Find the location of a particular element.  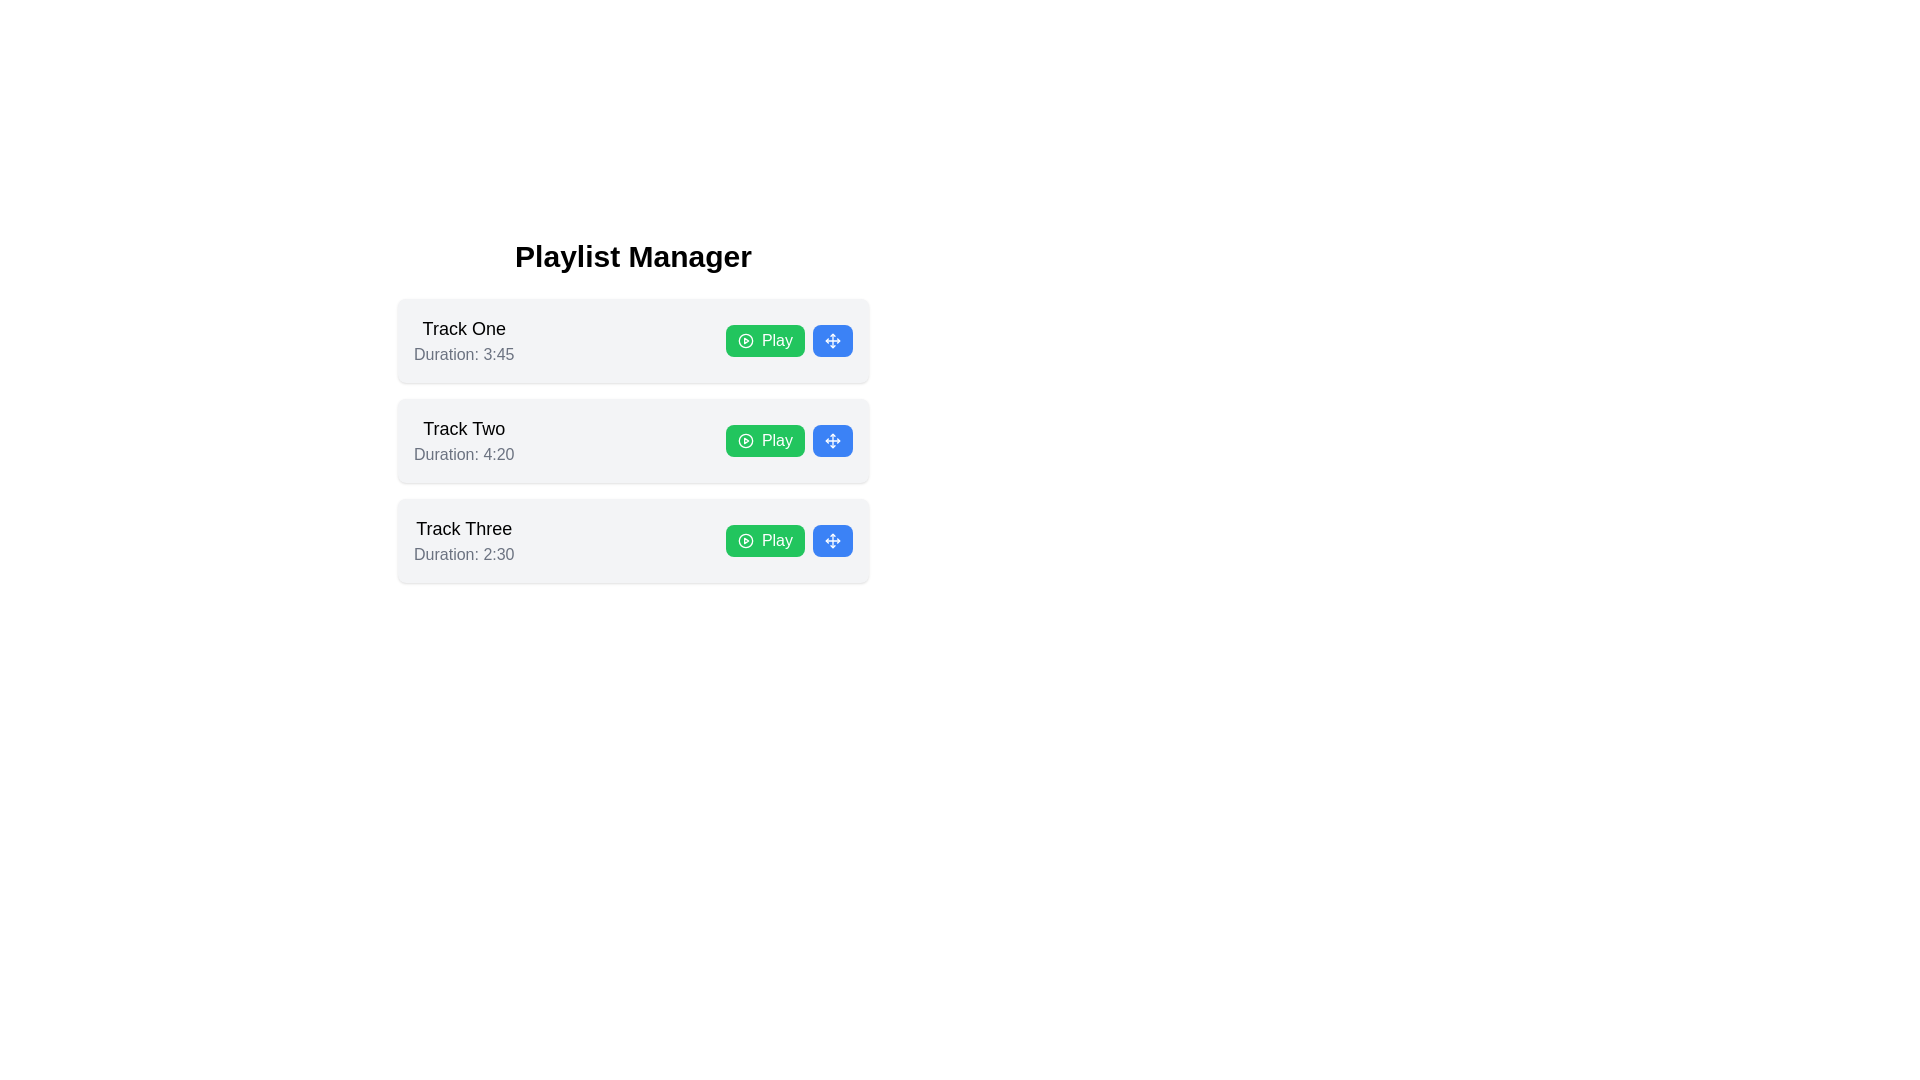

the blue button with a white move icon is located at coordinates (833, 540).